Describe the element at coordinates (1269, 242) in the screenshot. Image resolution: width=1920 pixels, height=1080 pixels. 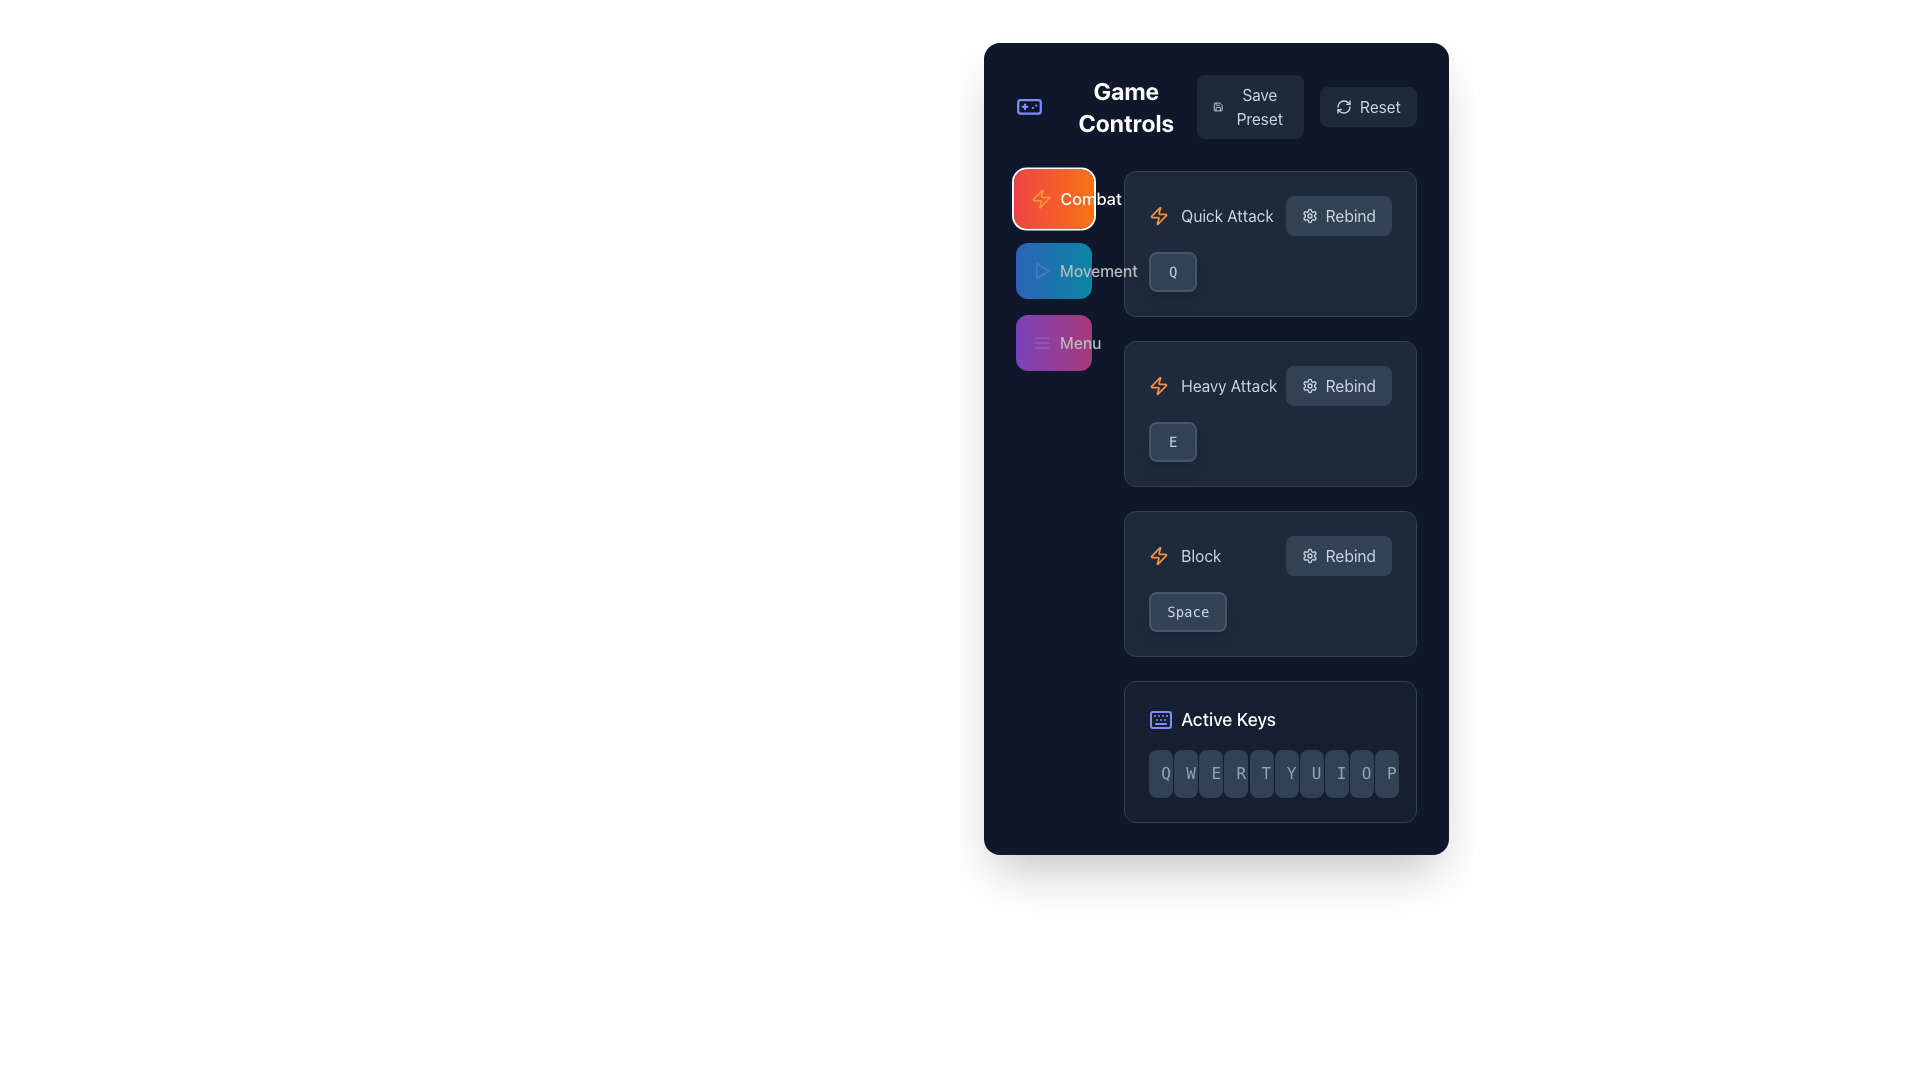
I see `the 'Quick Attack' control binding option in the 'Game Controls' section` at that location.